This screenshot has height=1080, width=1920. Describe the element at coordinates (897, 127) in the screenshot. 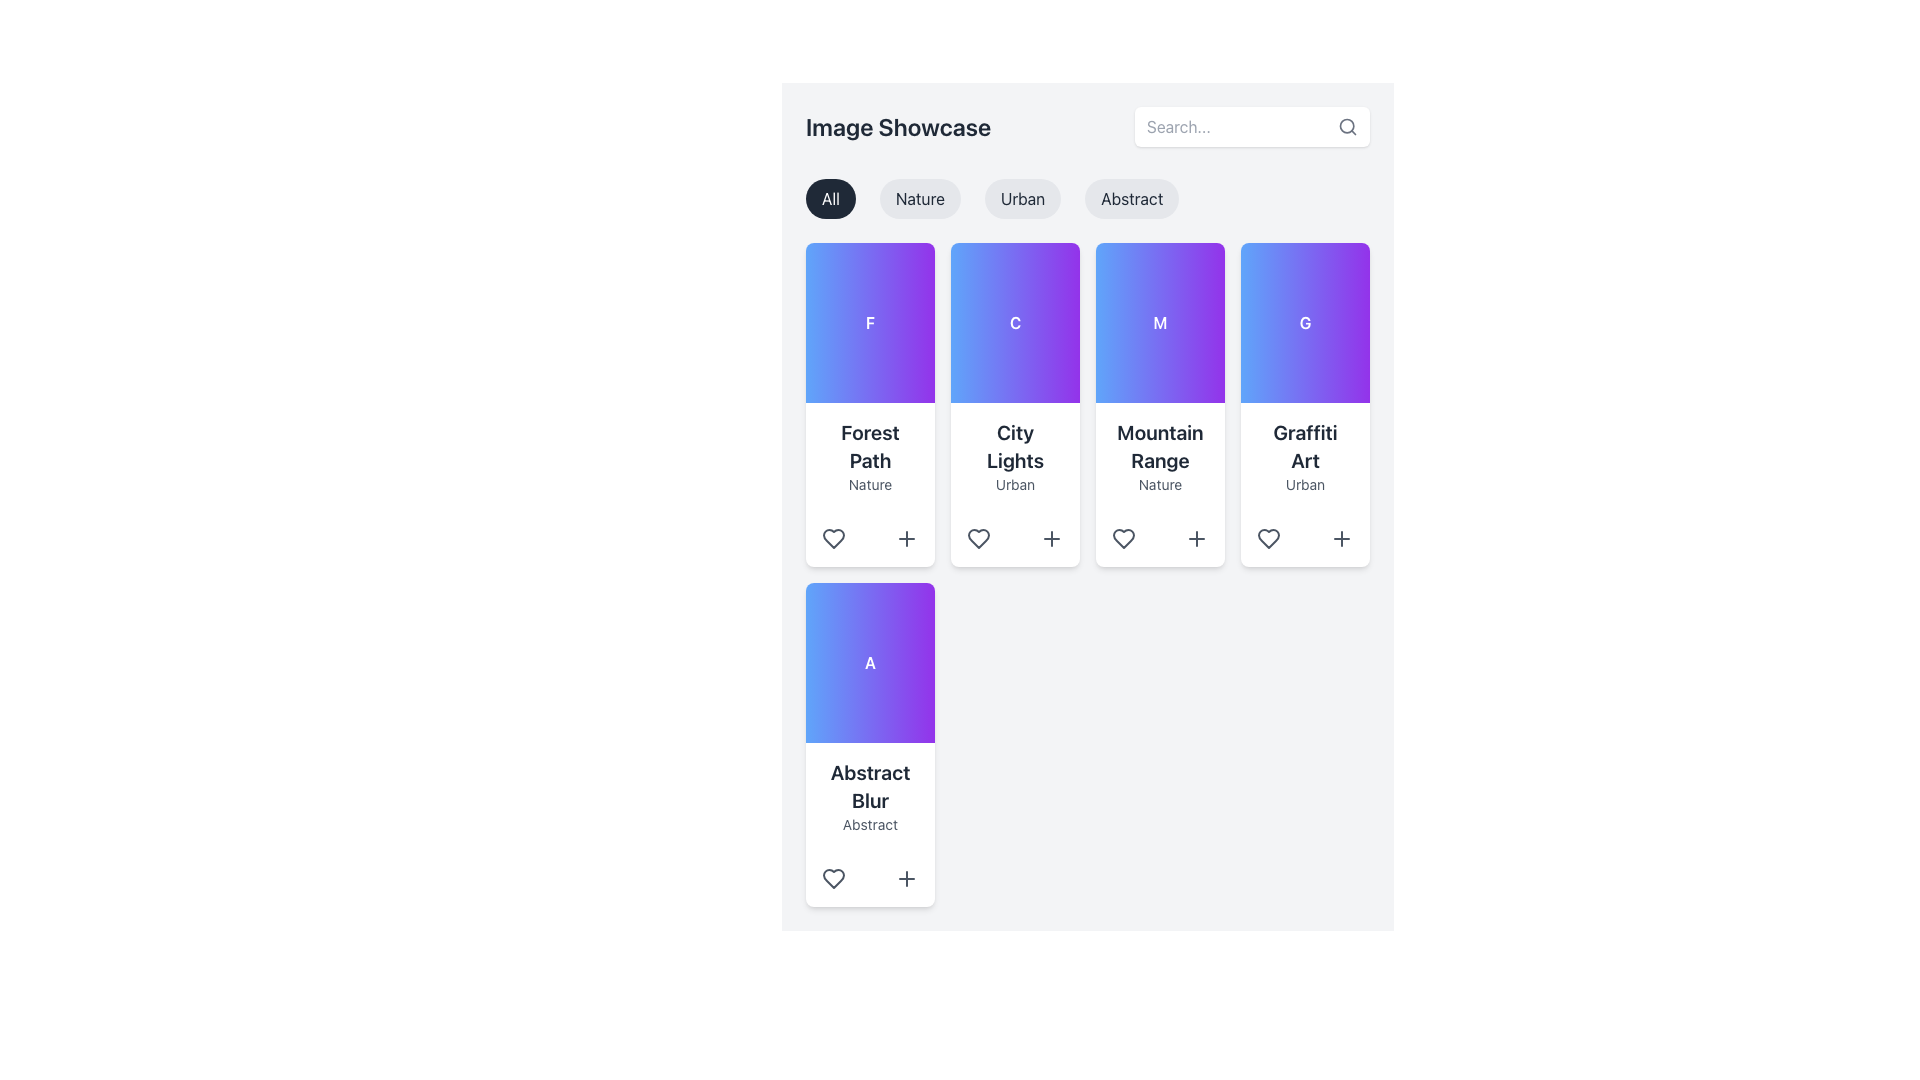

I see `the text label located in the upper-left section of the top navigation area, which serves as a title or heading for the surrounding content` at that location.